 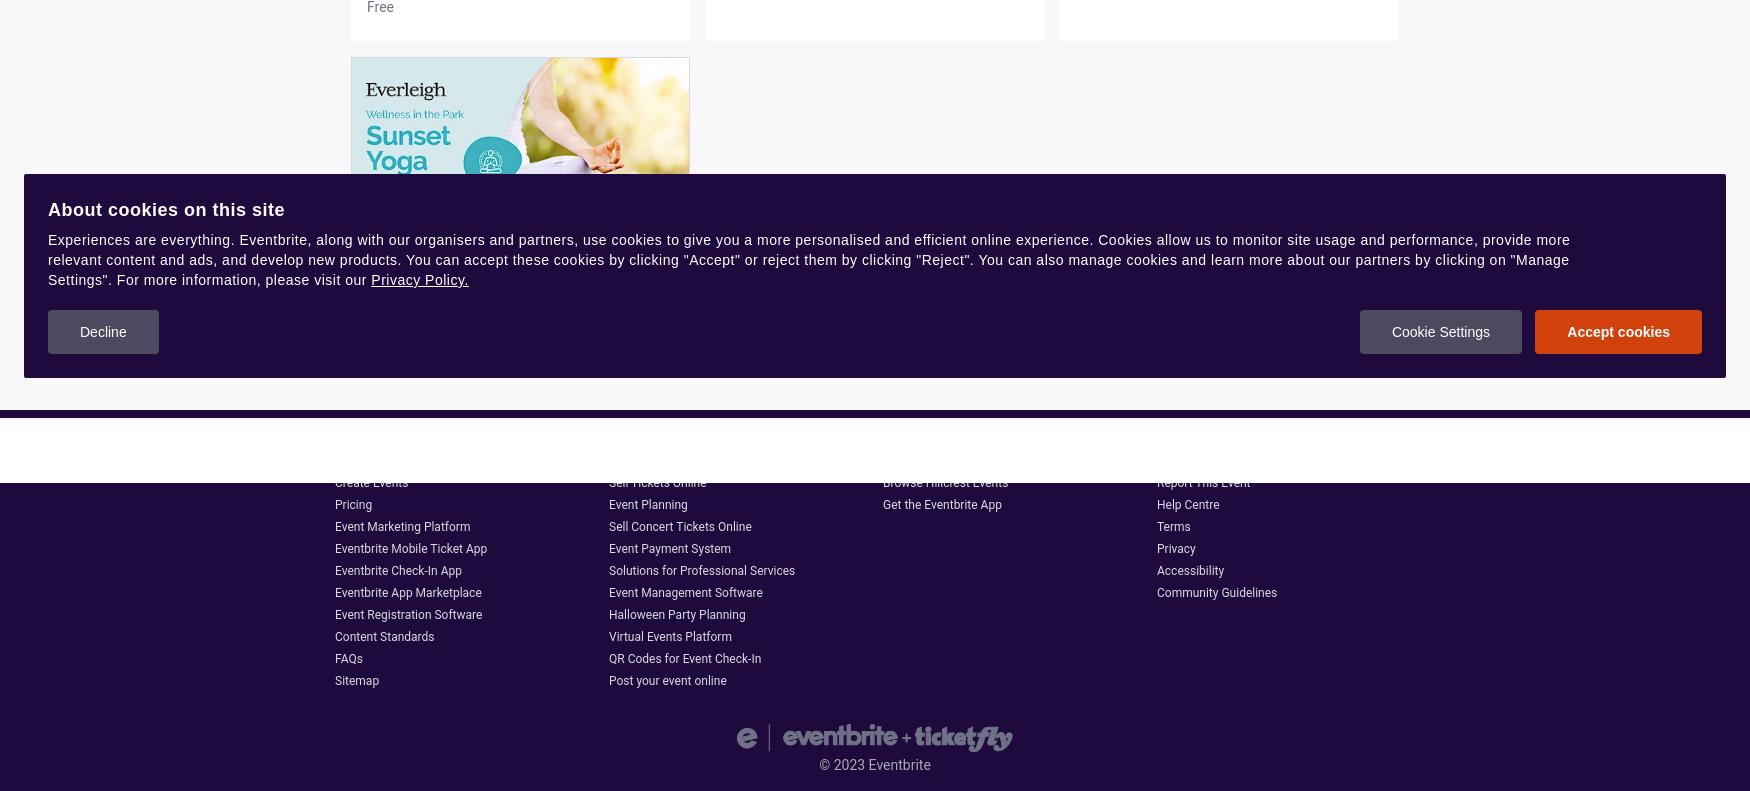 What do you see at coordinates (656, 481) in the screenshot?
I see `'Sell Tickets Online'` at bounding box center [656, 481].